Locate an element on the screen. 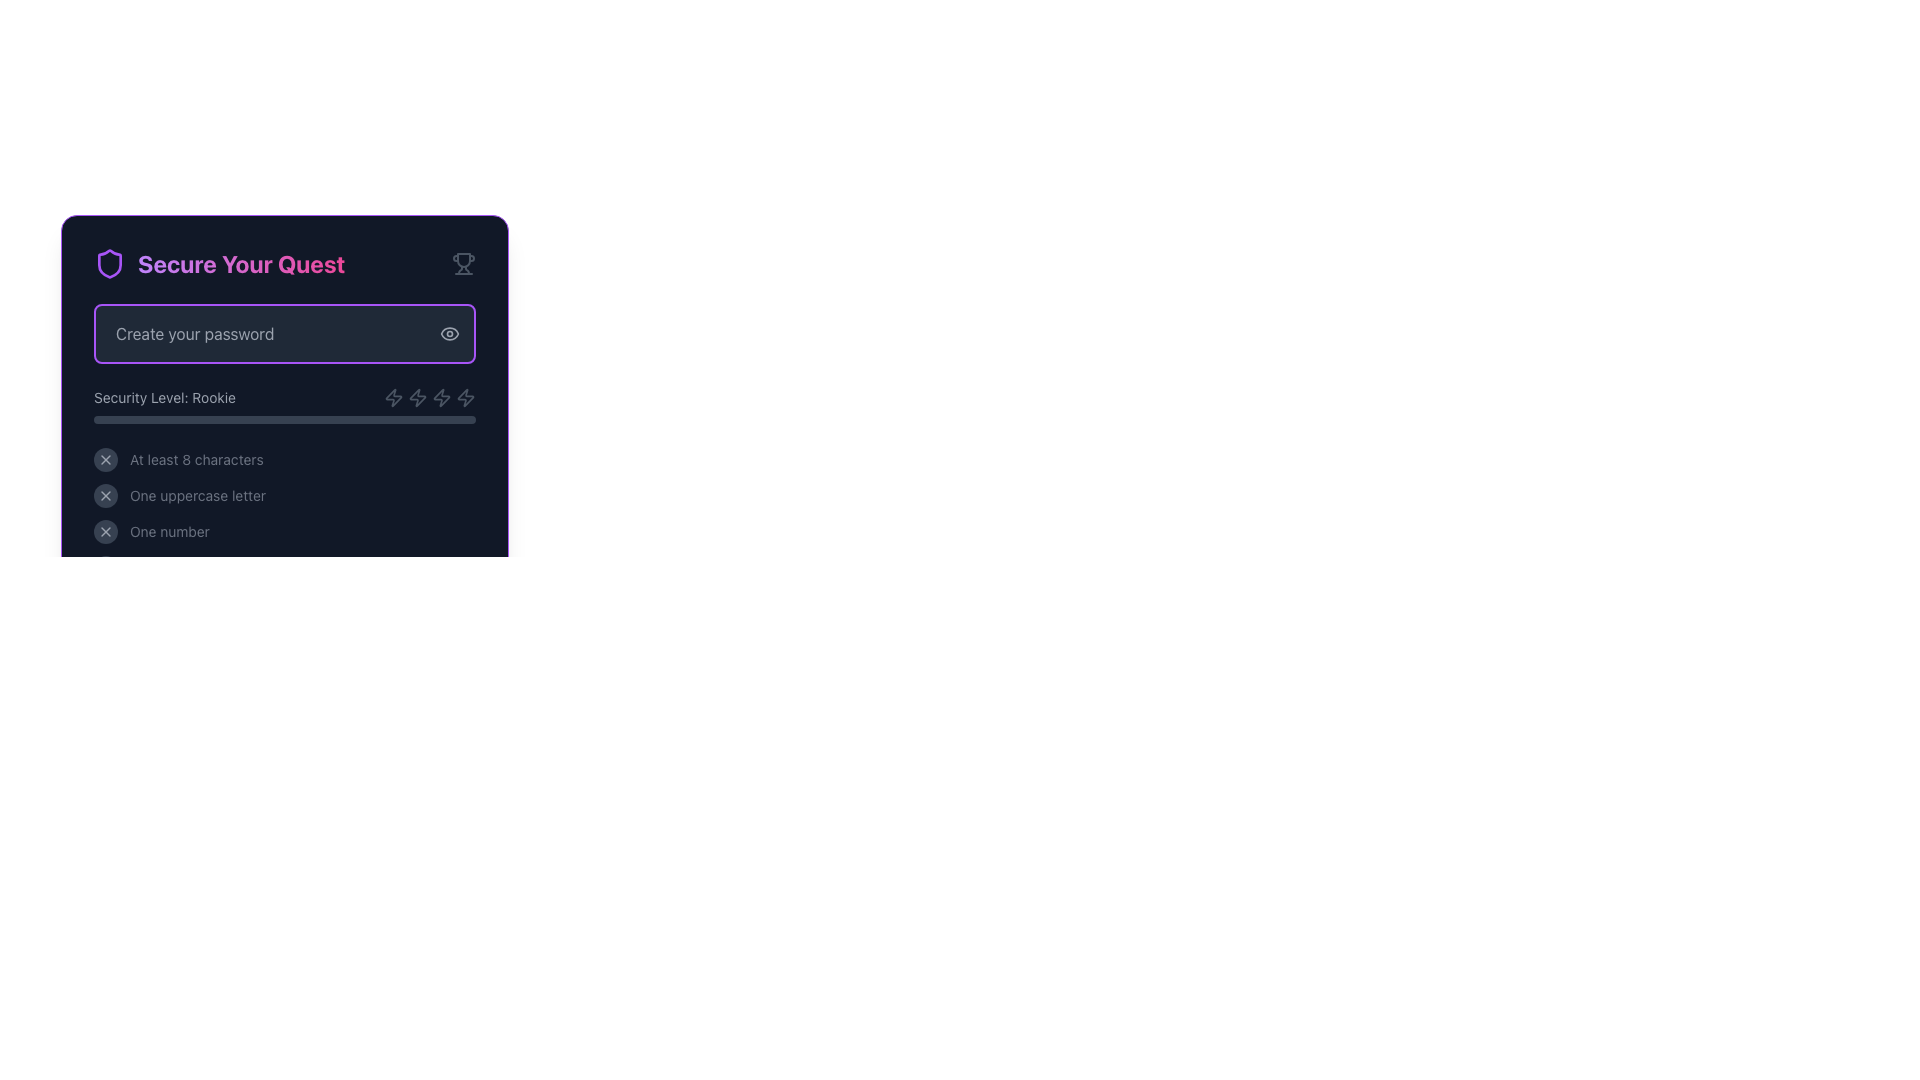 This screenshot has width=1920, height=1080. the security icon located in the top-left corner of the panel, adjacent to the text 'Secure Your Quest'. This icon is a decorative SVG graphic indicating security or protection is located at coordinates (109, 262).